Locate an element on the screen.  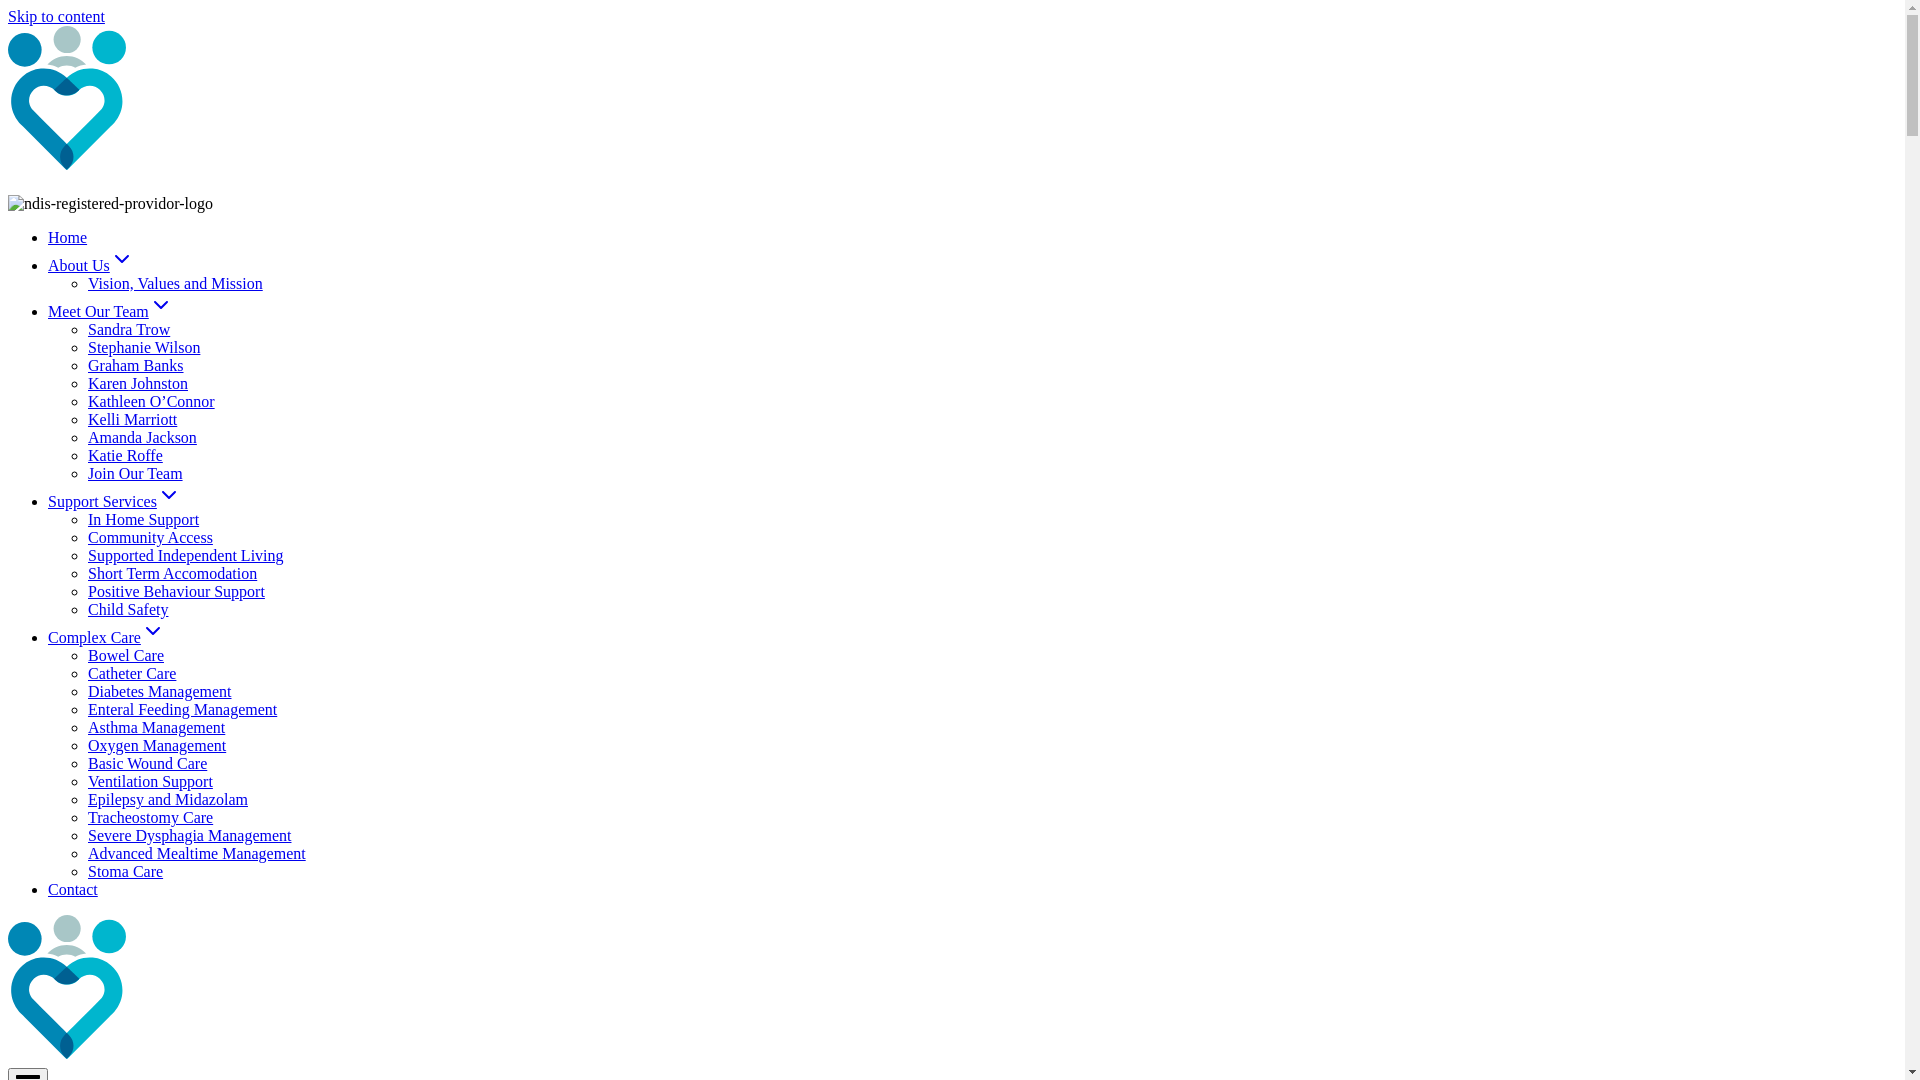
'Catheter Care' is located at coordinates (130, 673).